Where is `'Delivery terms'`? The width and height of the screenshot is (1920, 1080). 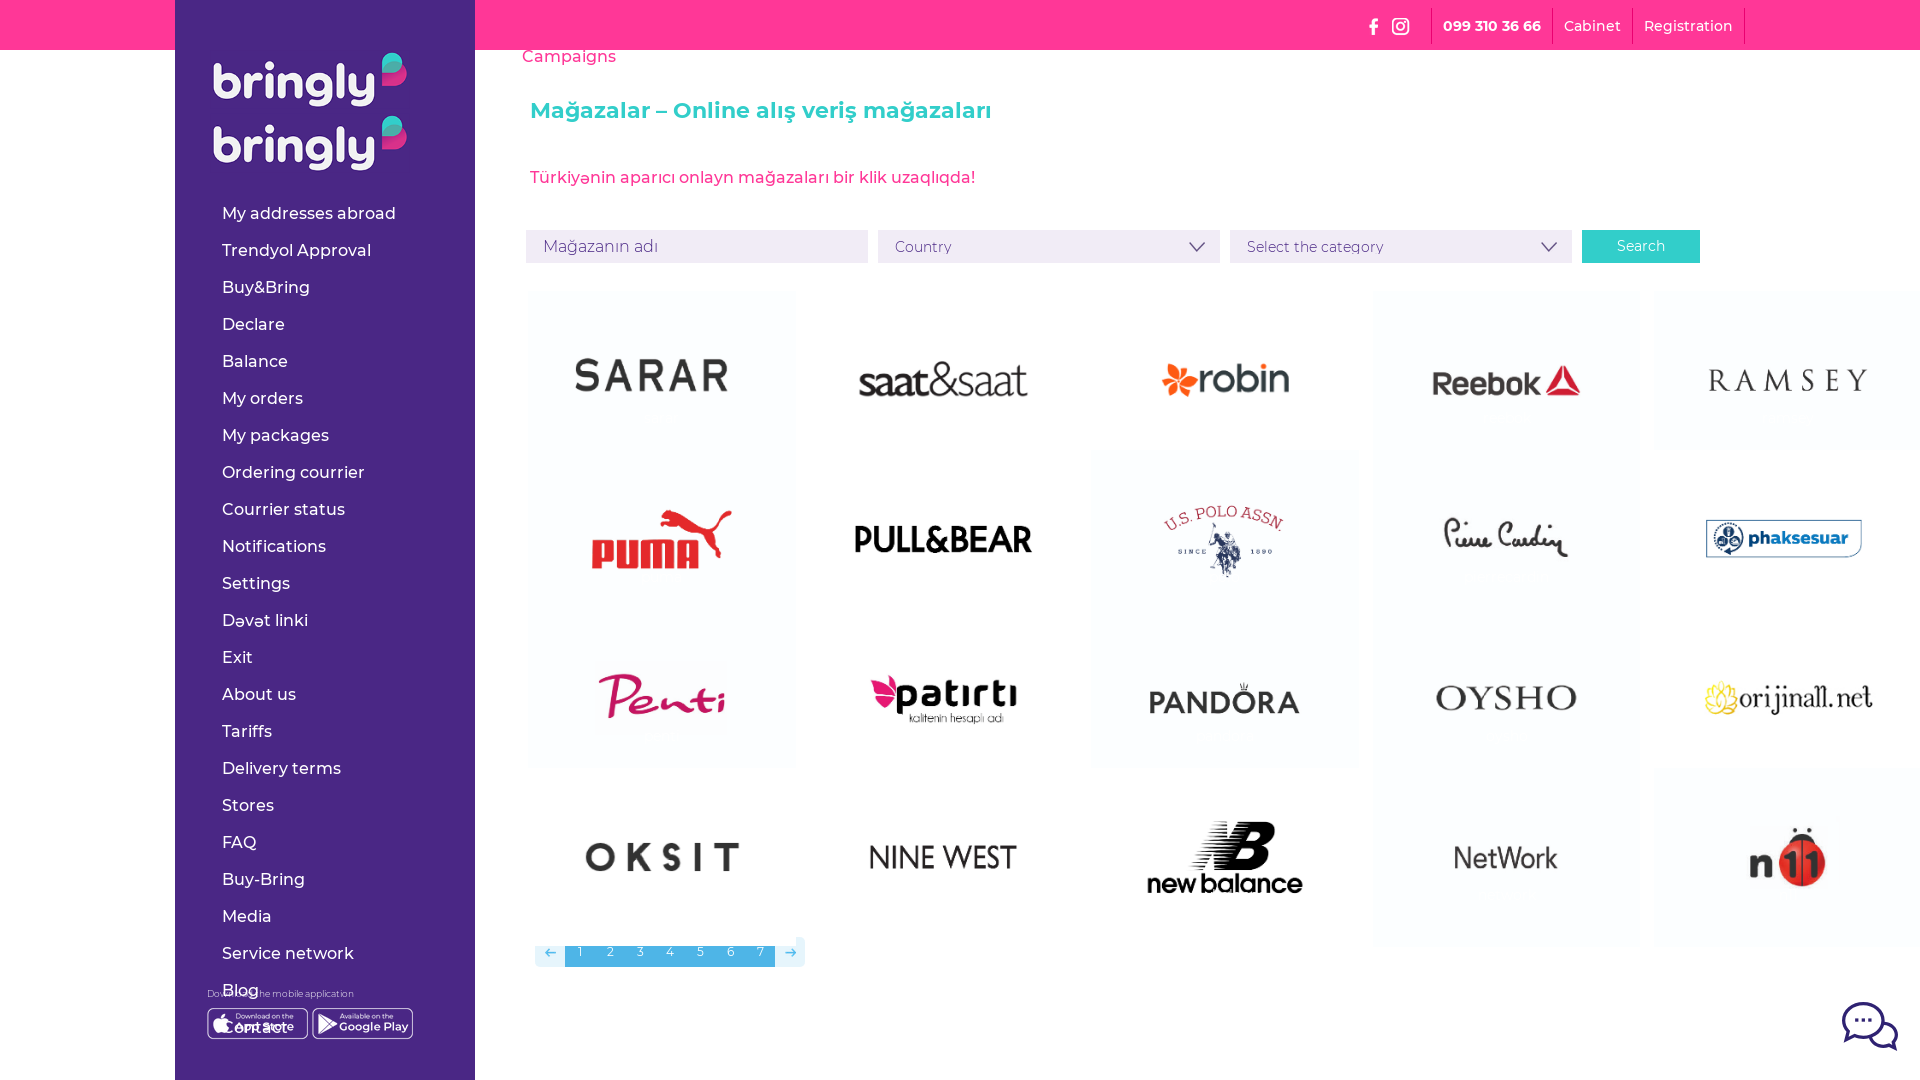
'Delivery terms' is located at coordinates (280, 767).